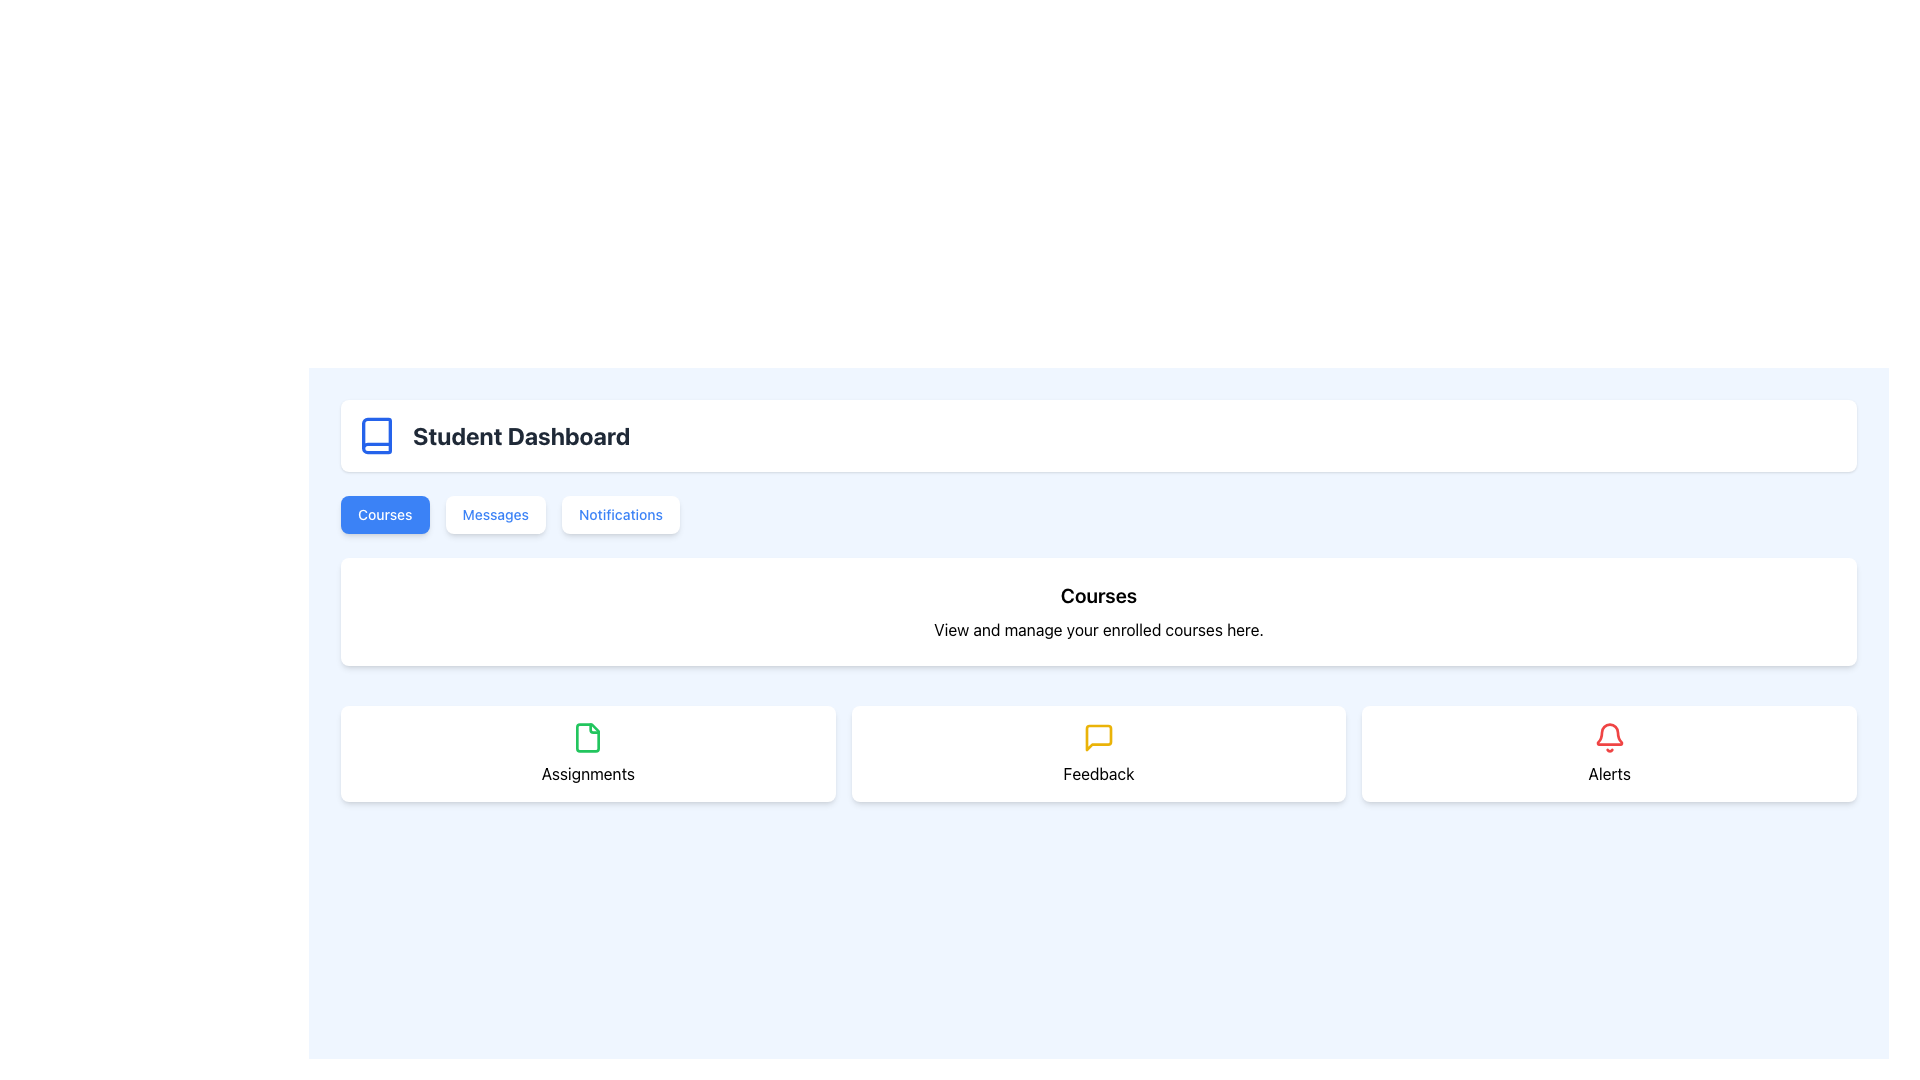 This screenshot has height=1080, width=1920. What do you see at coordinates (587, 773) in the screenshot?
I see `text from the 'Assignments' label, which is a bold black font label located below a green document icon within the 'Courses' section` at bounding box center [587, 773].